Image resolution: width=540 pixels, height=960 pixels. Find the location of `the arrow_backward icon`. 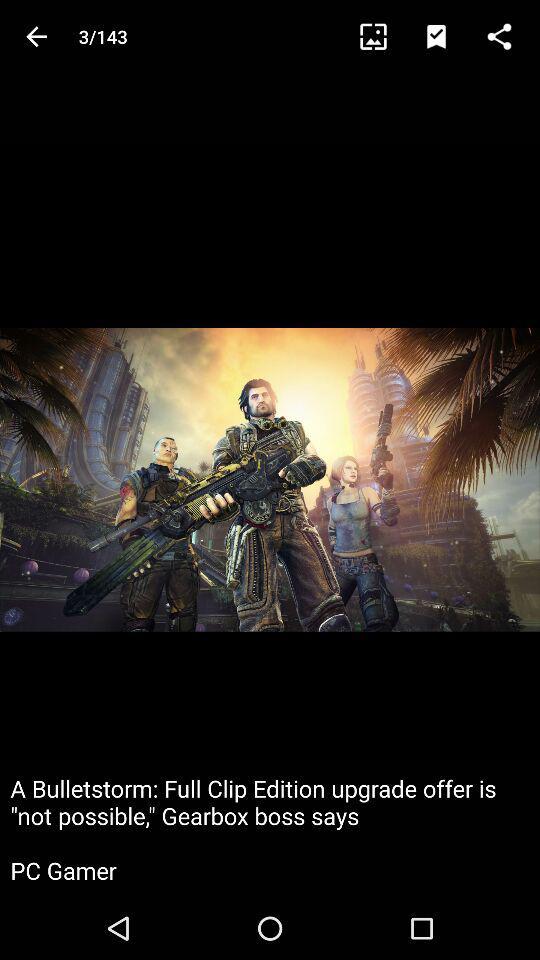

the arrow_backward icon is located at coordinates (36, 35).